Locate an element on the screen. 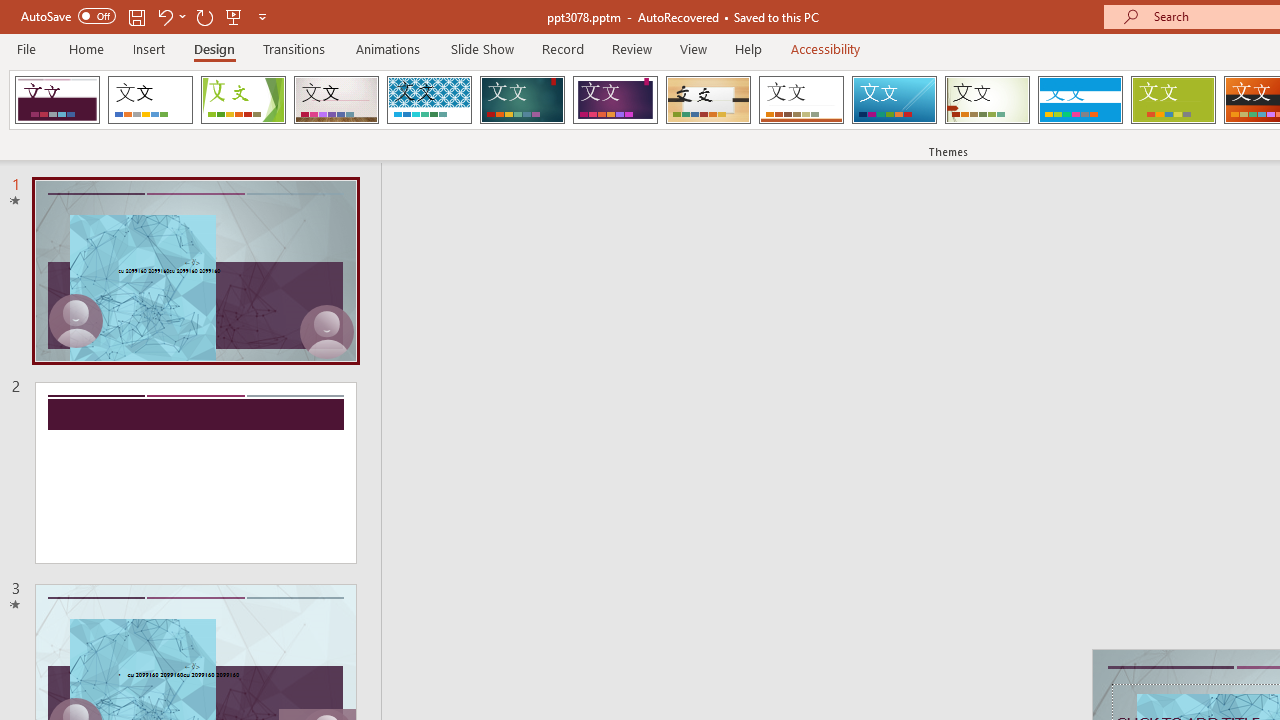 The image size is (1280, 720). 'Home' is located at coordinates (85, 48).